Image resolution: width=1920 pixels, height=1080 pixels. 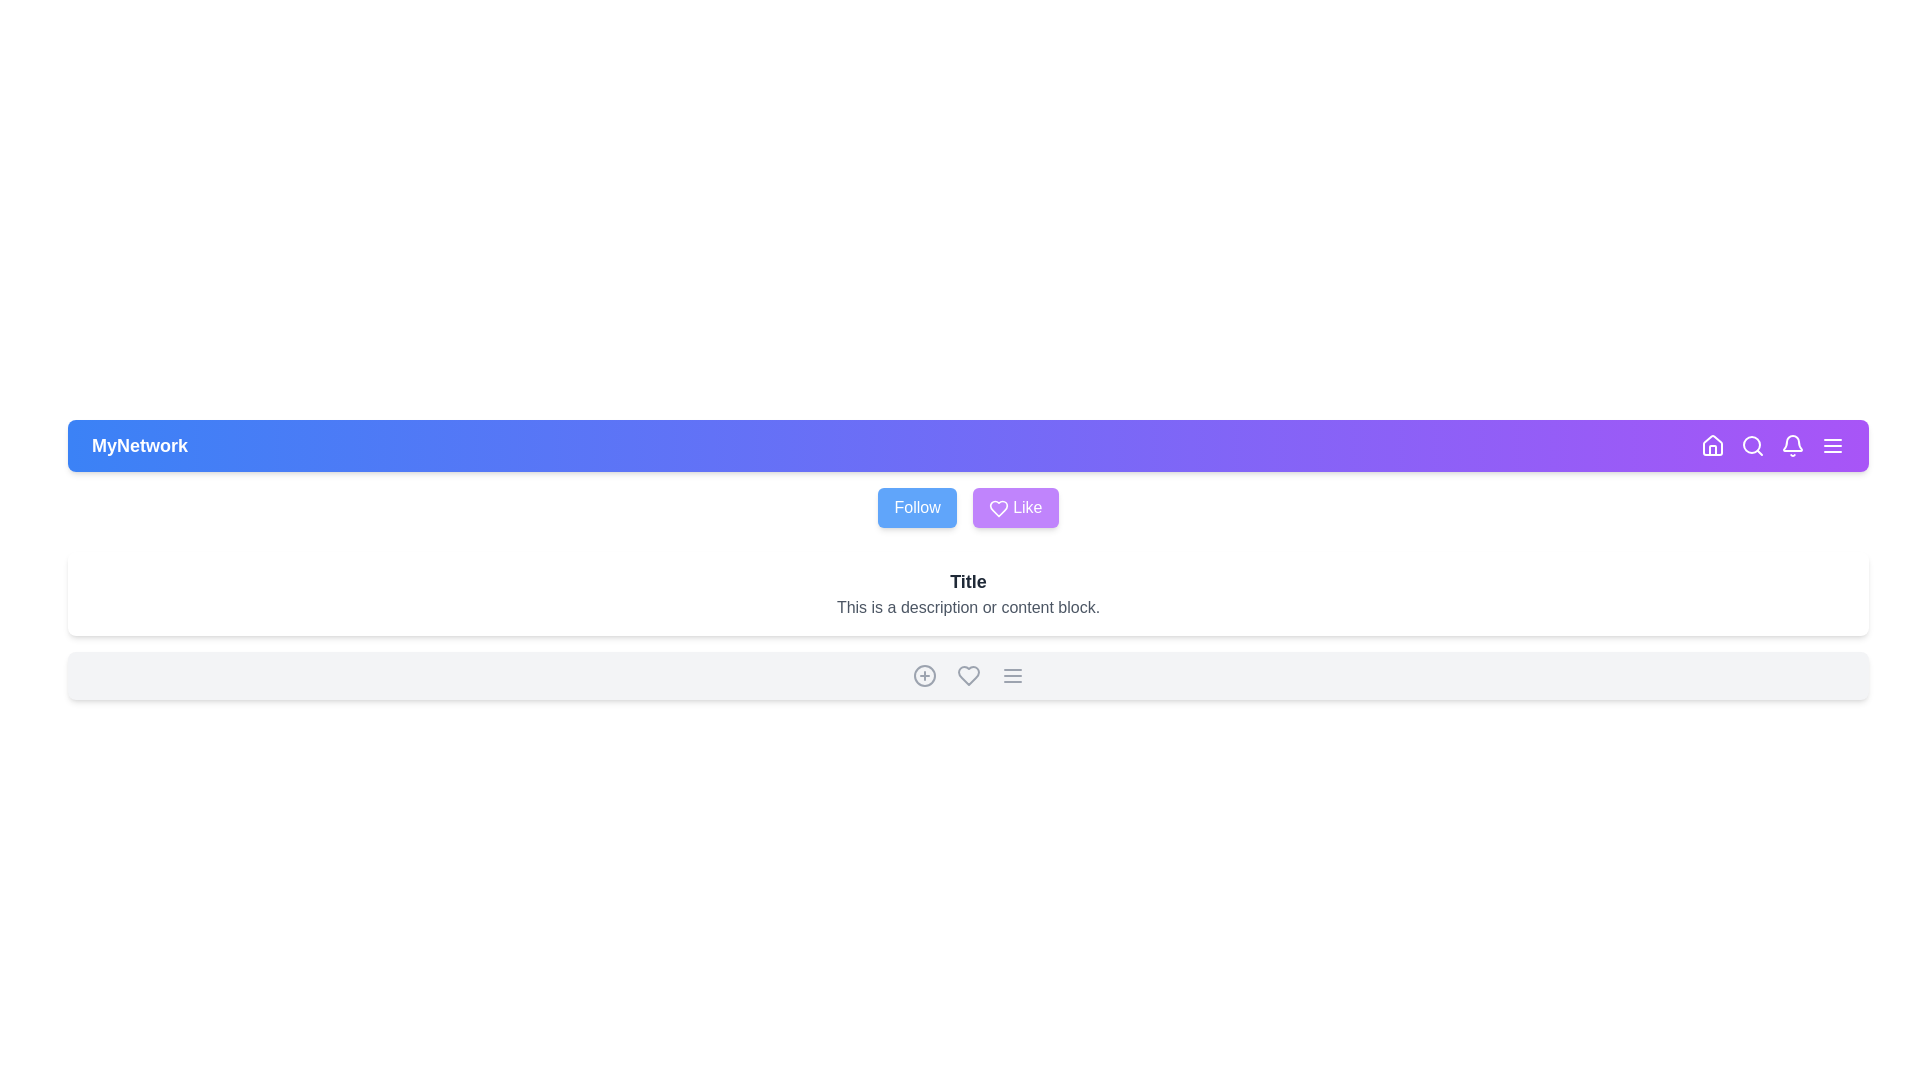 I want to click on the 'MyNetwork' text label element, which is a prominent navigational link in bold, white uppercase font against a gradient blue background, located on the left side of the navigation bar, so click(x=138, y=445).